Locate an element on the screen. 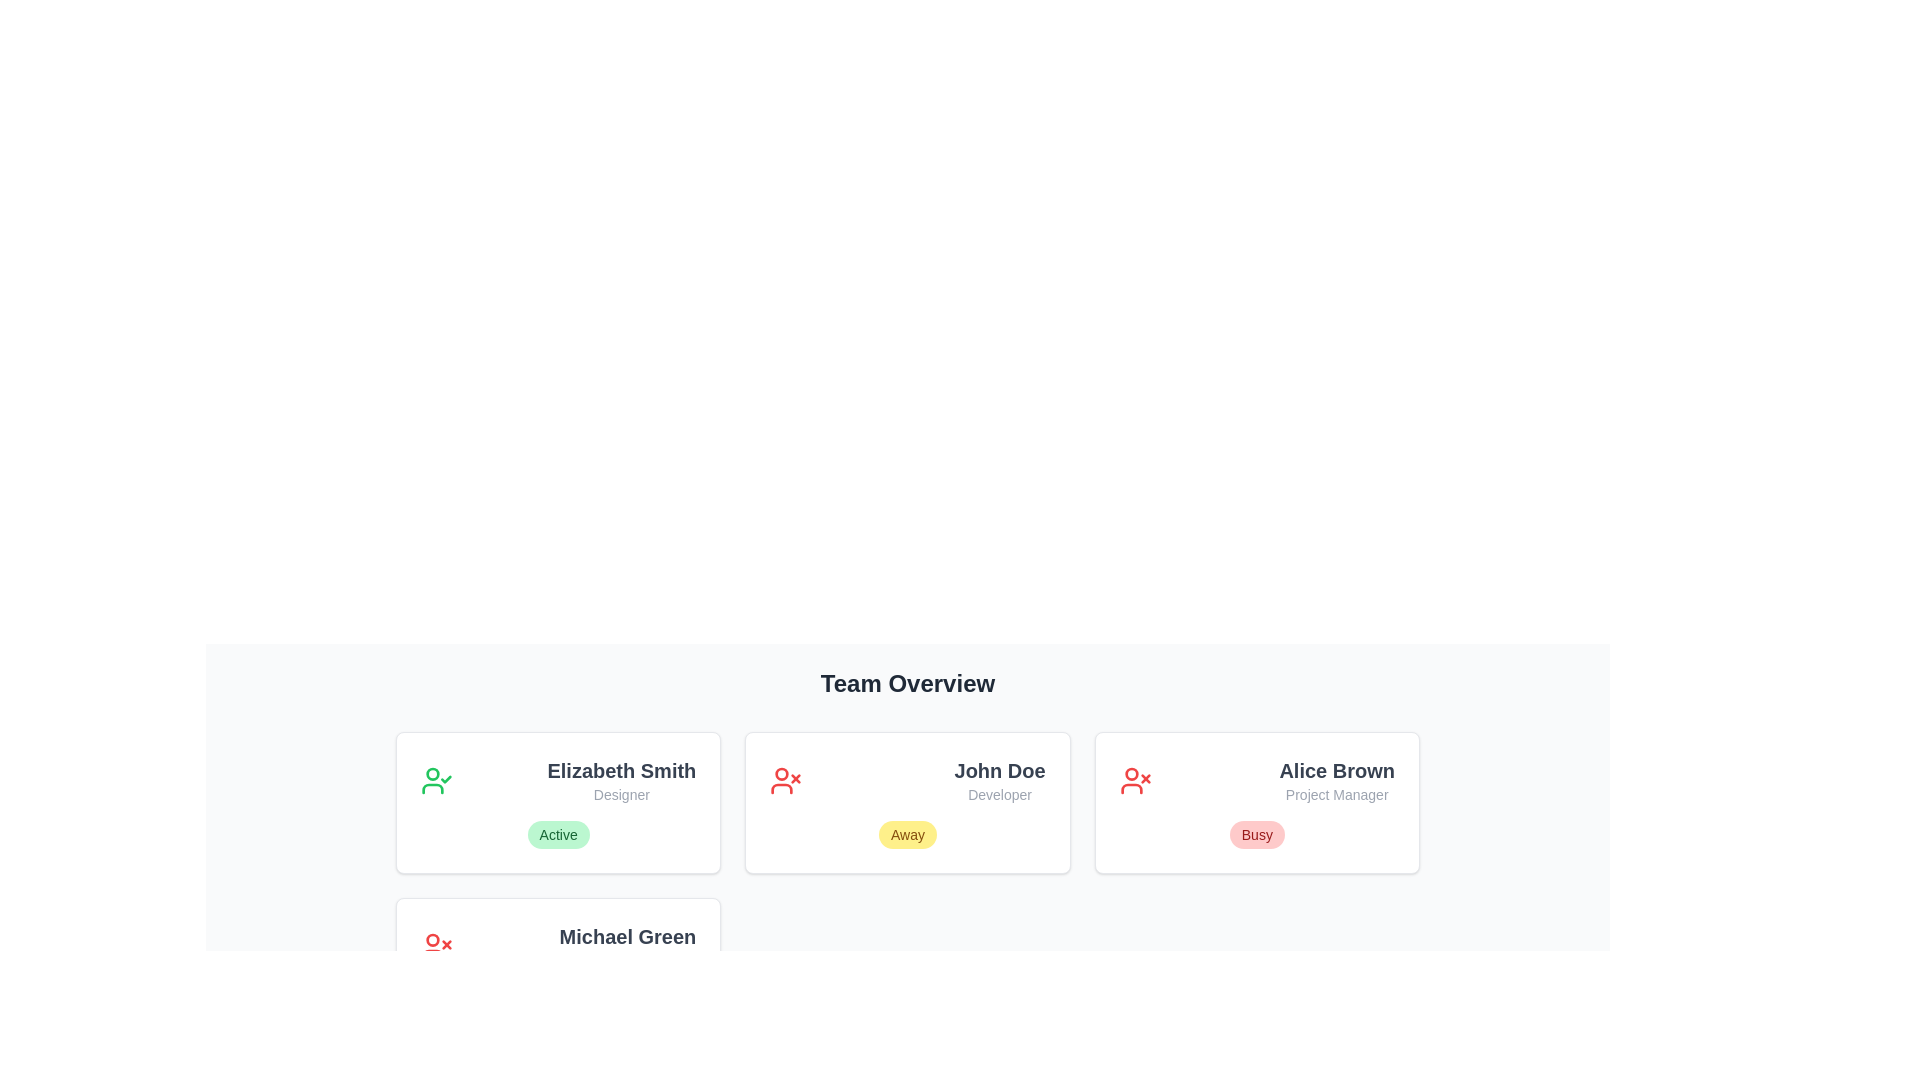  the decorative circular red shape within the user silhouette icon next to the cross symbol, located at the top-left corner of the card labeled 'Michael Green' is located at coordinates (431, 940).